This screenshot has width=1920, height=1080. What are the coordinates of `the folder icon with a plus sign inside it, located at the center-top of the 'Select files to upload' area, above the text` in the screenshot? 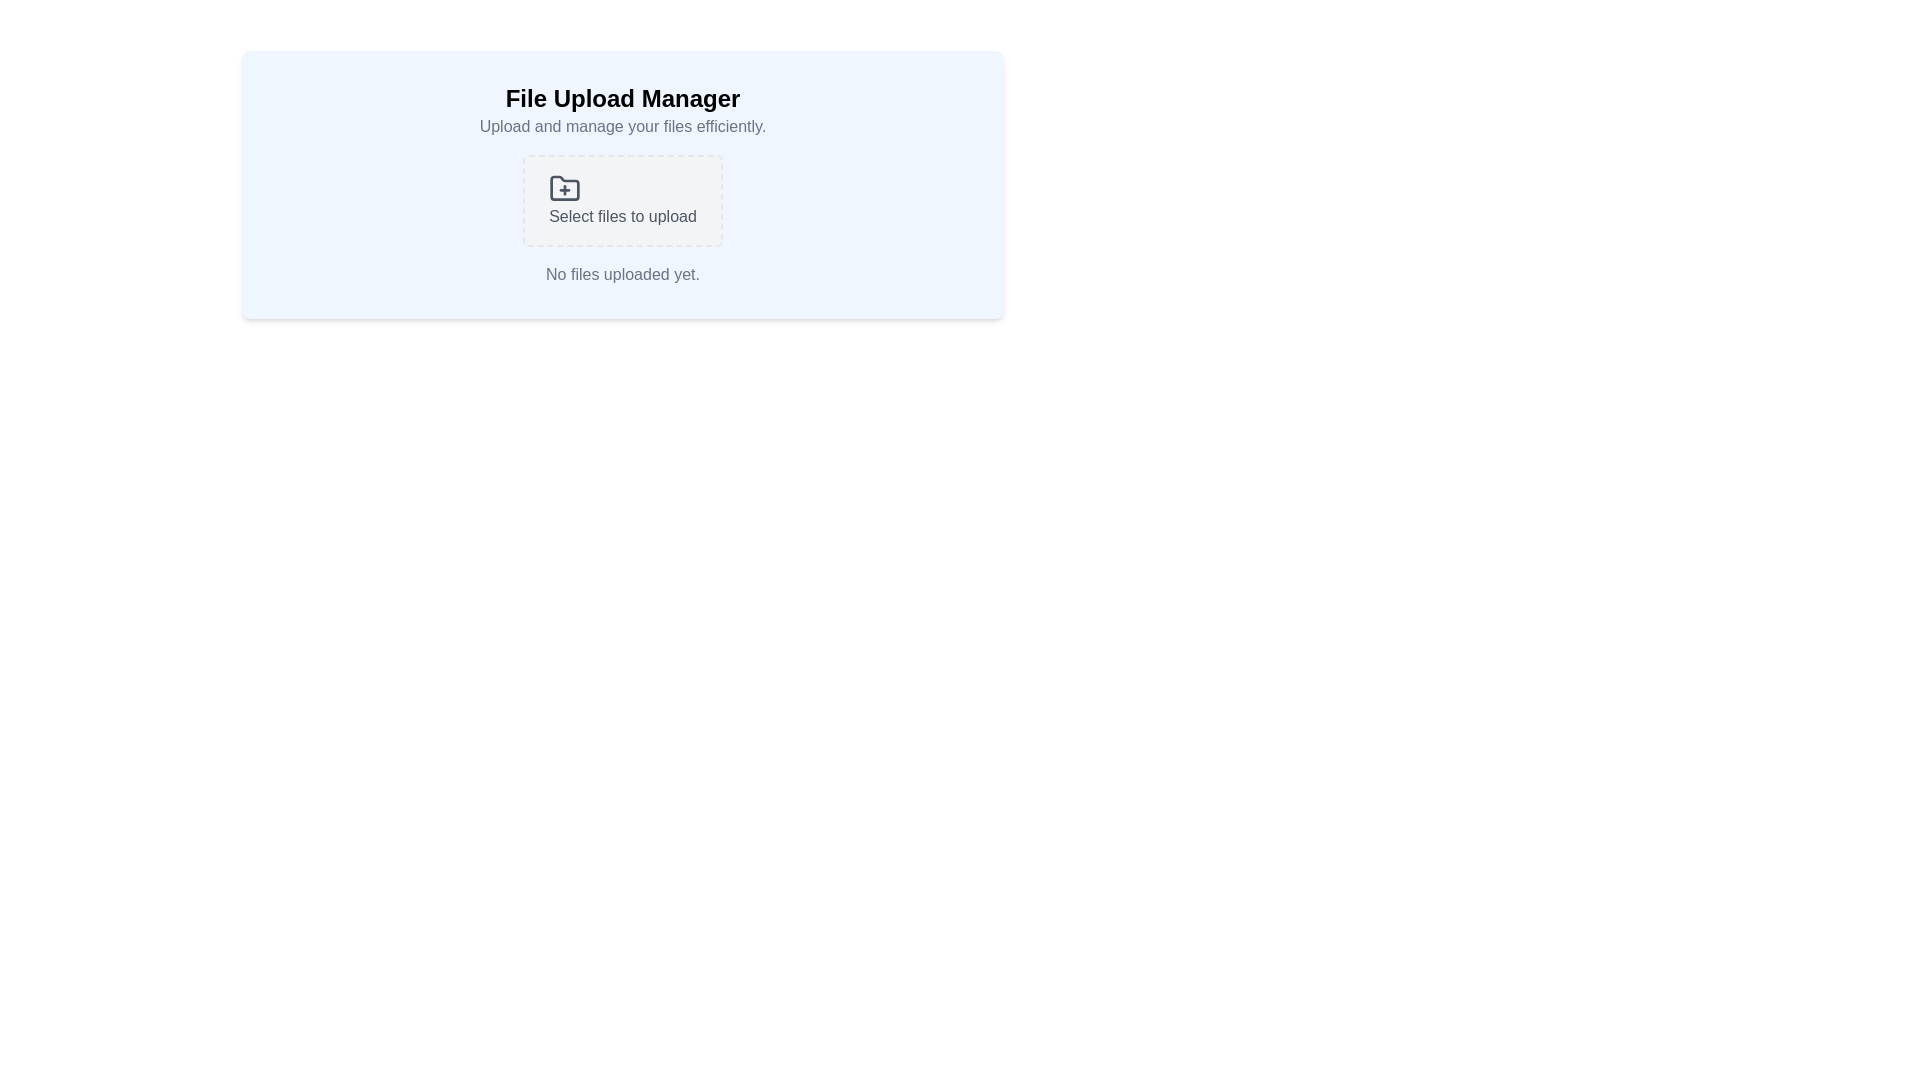 It's located at (564, 189).